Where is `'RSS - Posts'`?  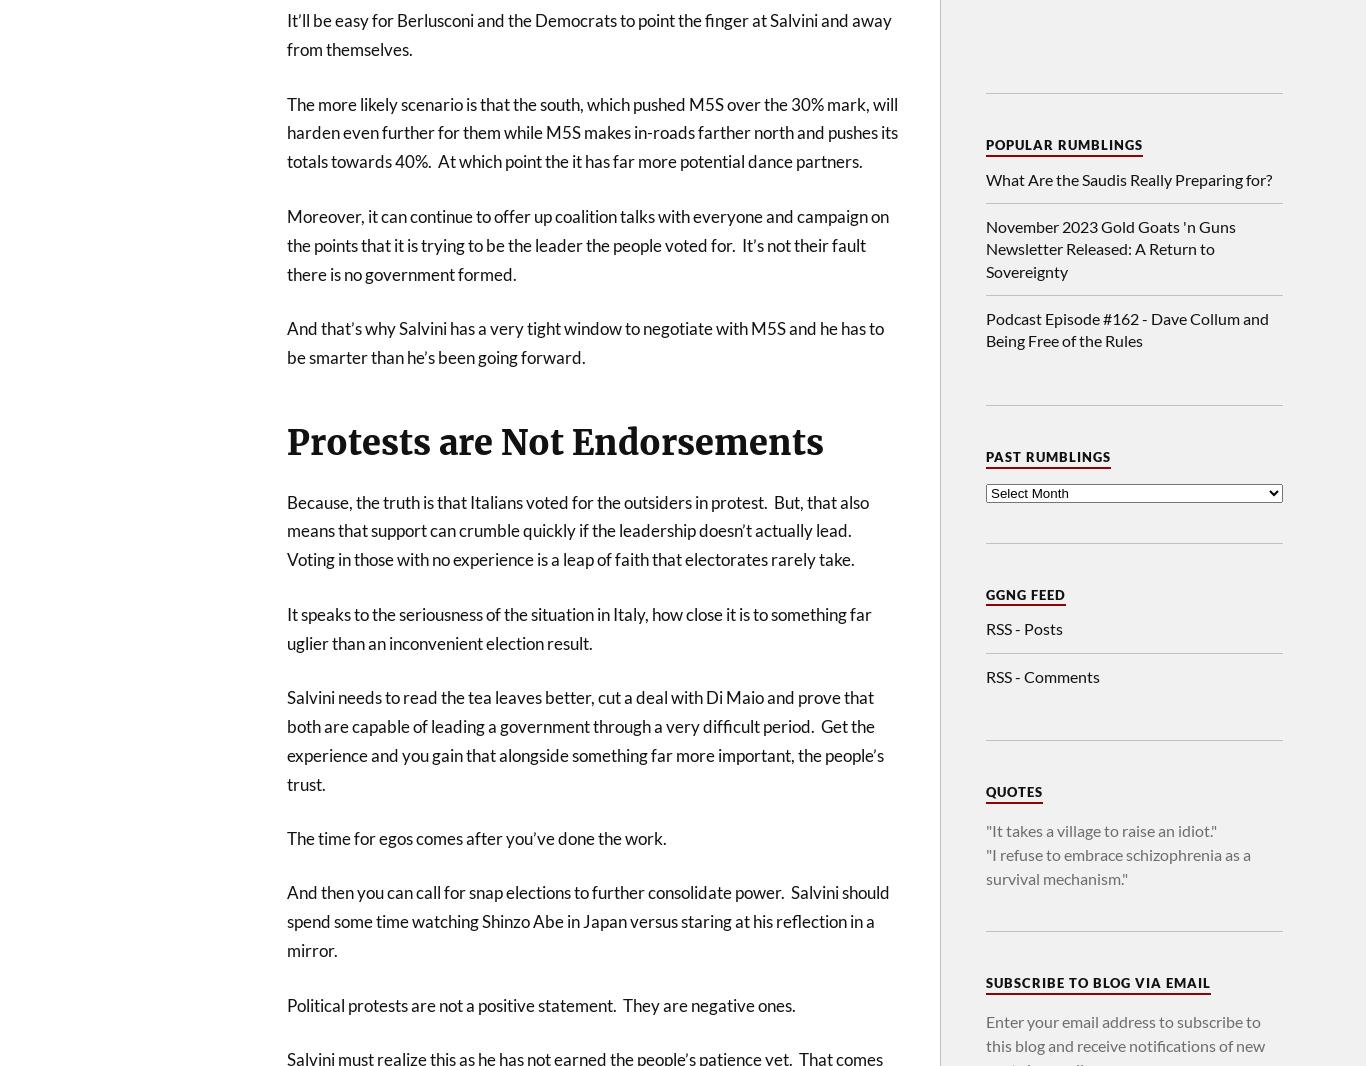
'RSS - Posts' is located at coordinates (1024, 627).